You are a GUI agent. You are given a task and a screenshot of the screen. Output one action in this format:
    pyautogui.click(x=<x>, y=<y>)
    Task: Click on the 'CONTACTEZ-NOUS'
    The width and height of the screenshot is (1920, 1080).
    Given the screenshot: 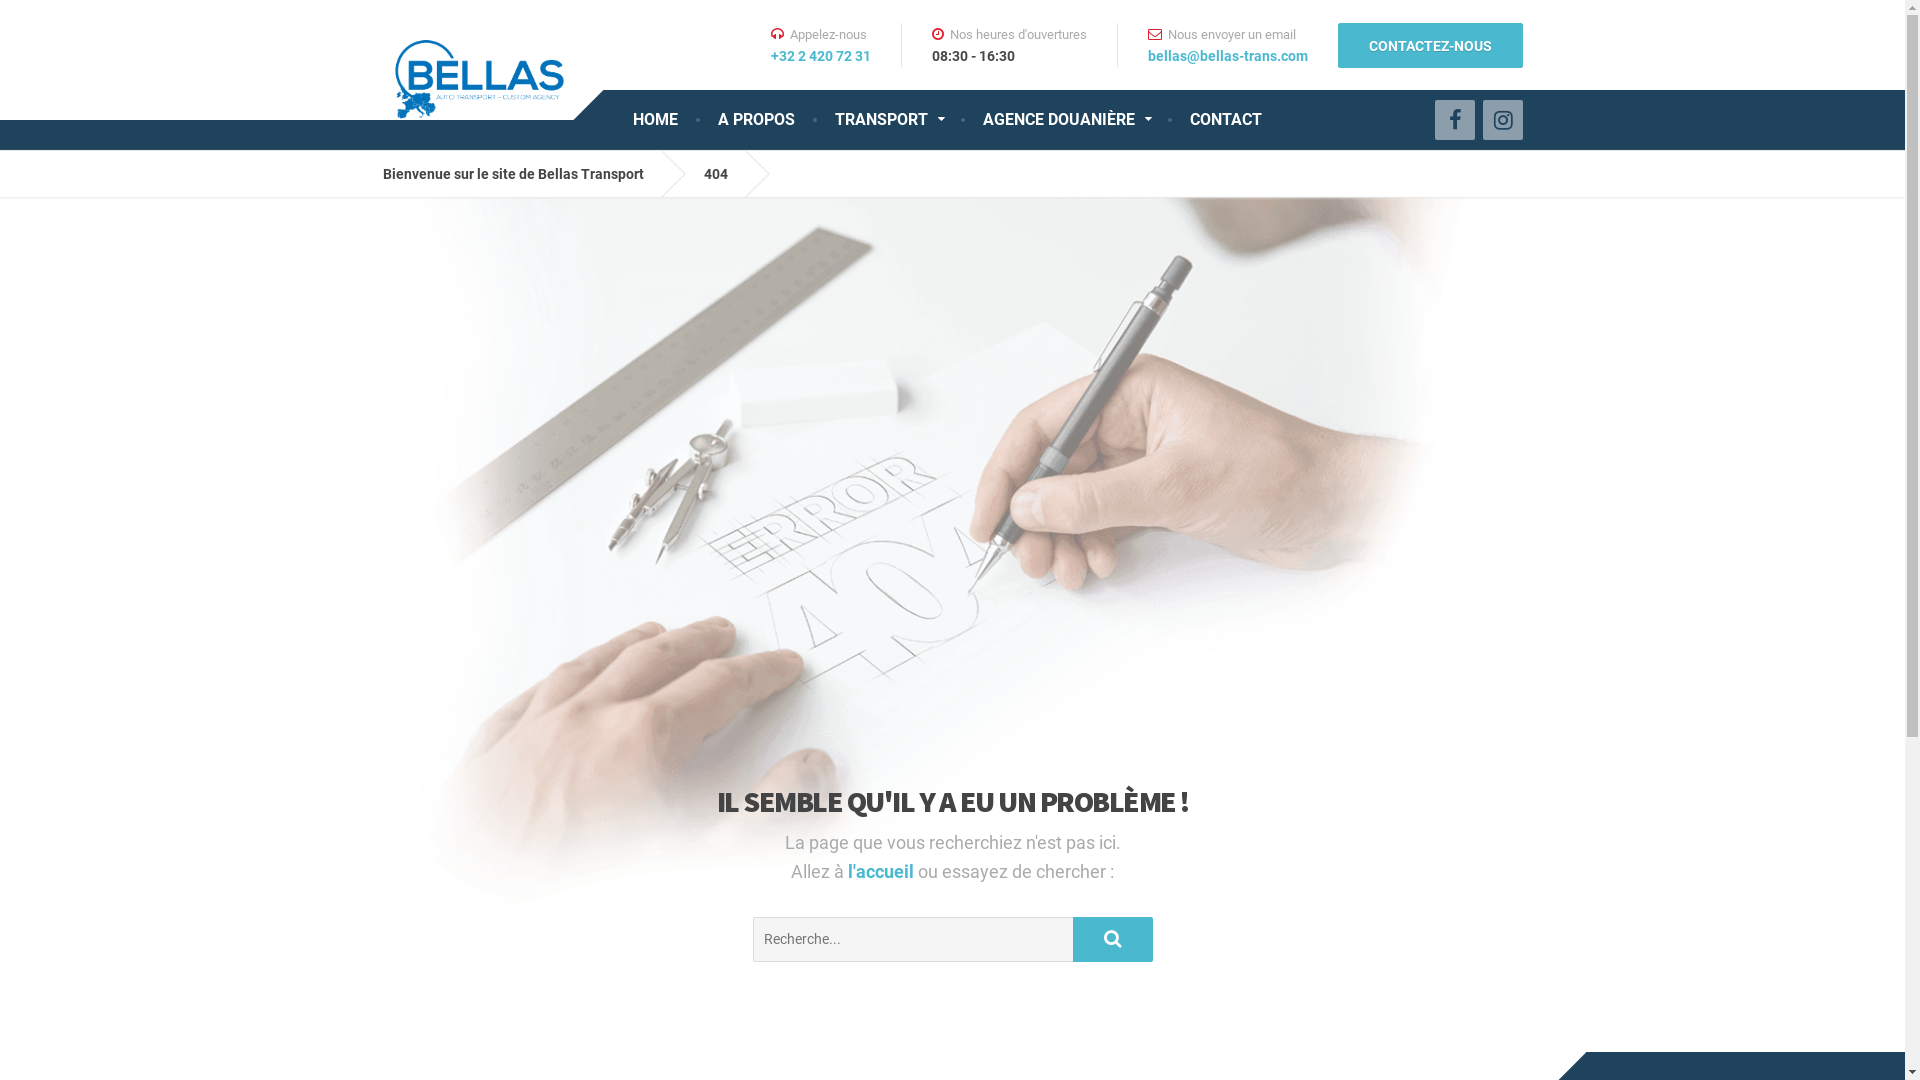 What is the action you would take?
    pyautogui.click(x=1338, y=44)
    